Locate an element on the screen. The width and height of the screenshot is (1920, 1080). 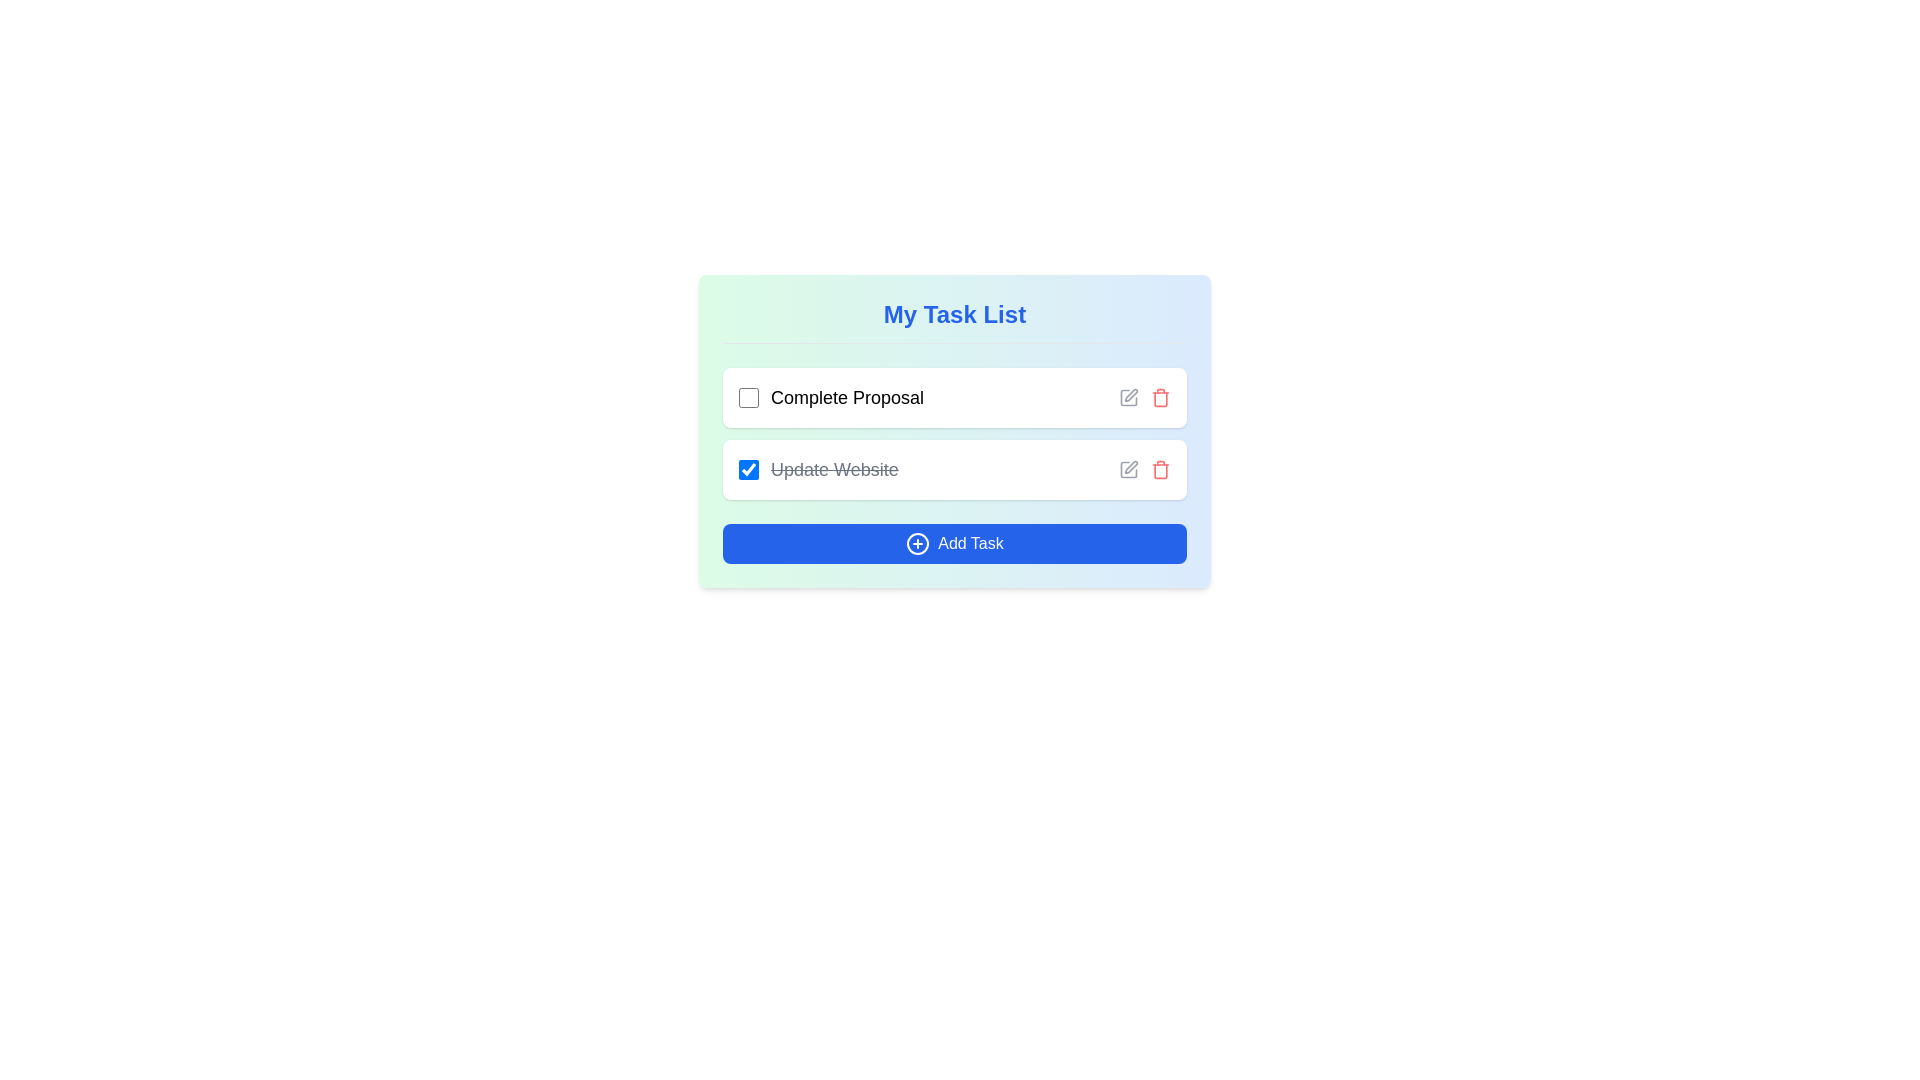
the static text label for the task titled 'Complete Proposal' located in the 'My Task List' section, positioned to the right of the checkbox is located at coordinates (847, 397).